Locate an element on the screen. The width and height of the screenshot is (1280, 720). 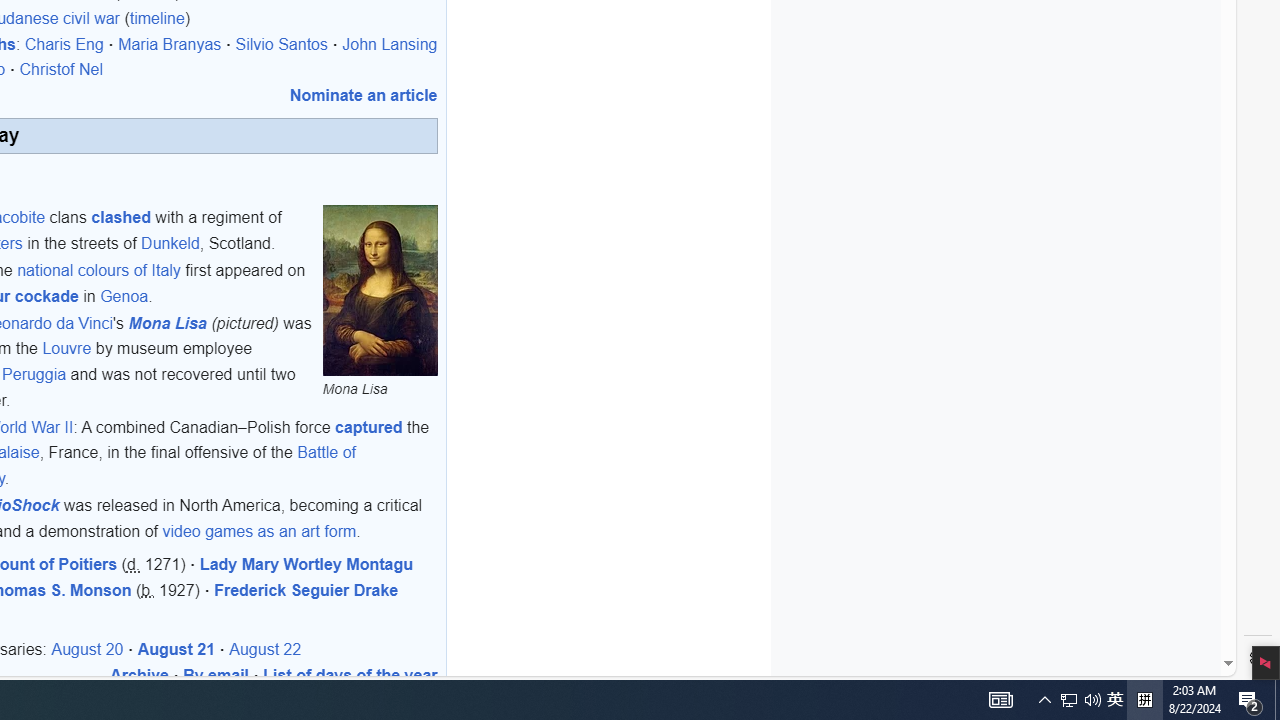
'John Lansing' is located at coordinates (389, 44).